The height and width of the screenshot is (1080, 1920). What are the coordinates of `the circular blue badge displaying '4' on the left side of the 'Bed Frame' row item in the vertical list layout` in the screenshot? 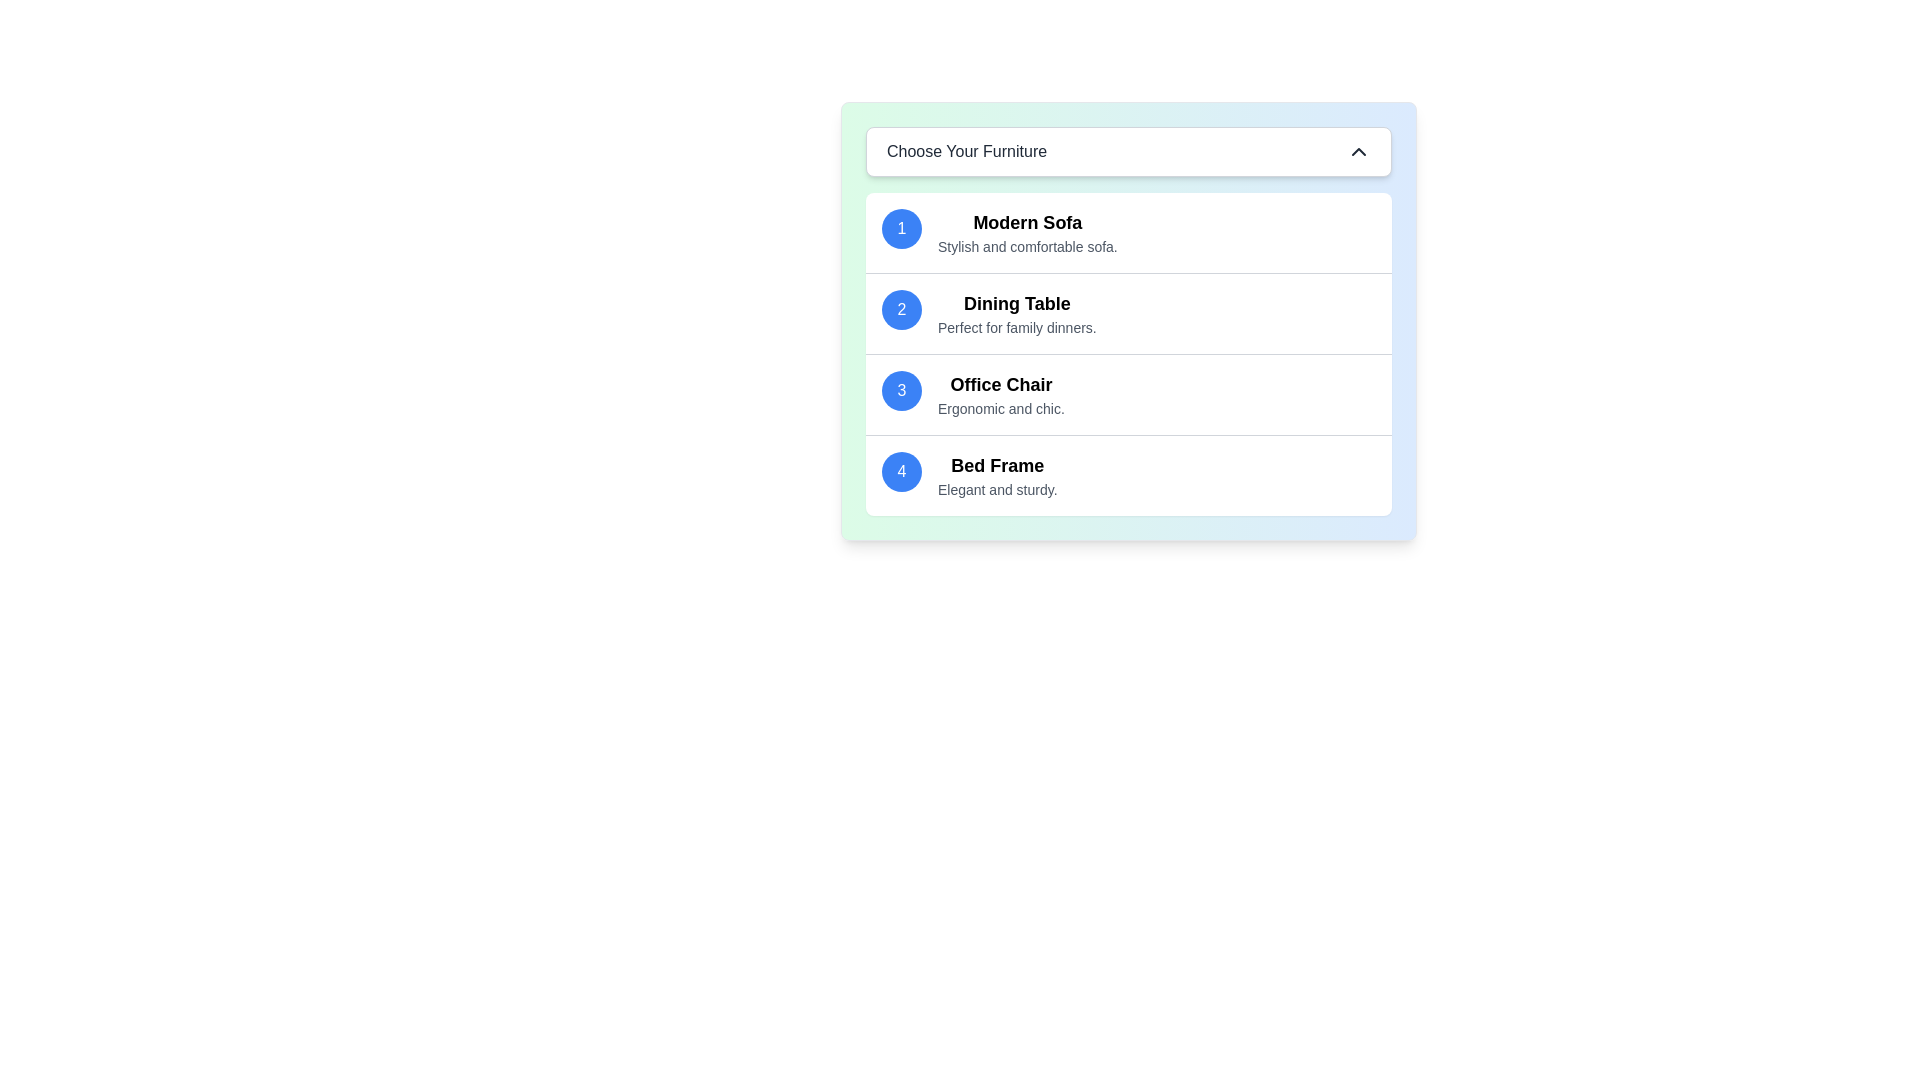 It's located at (901, 471).